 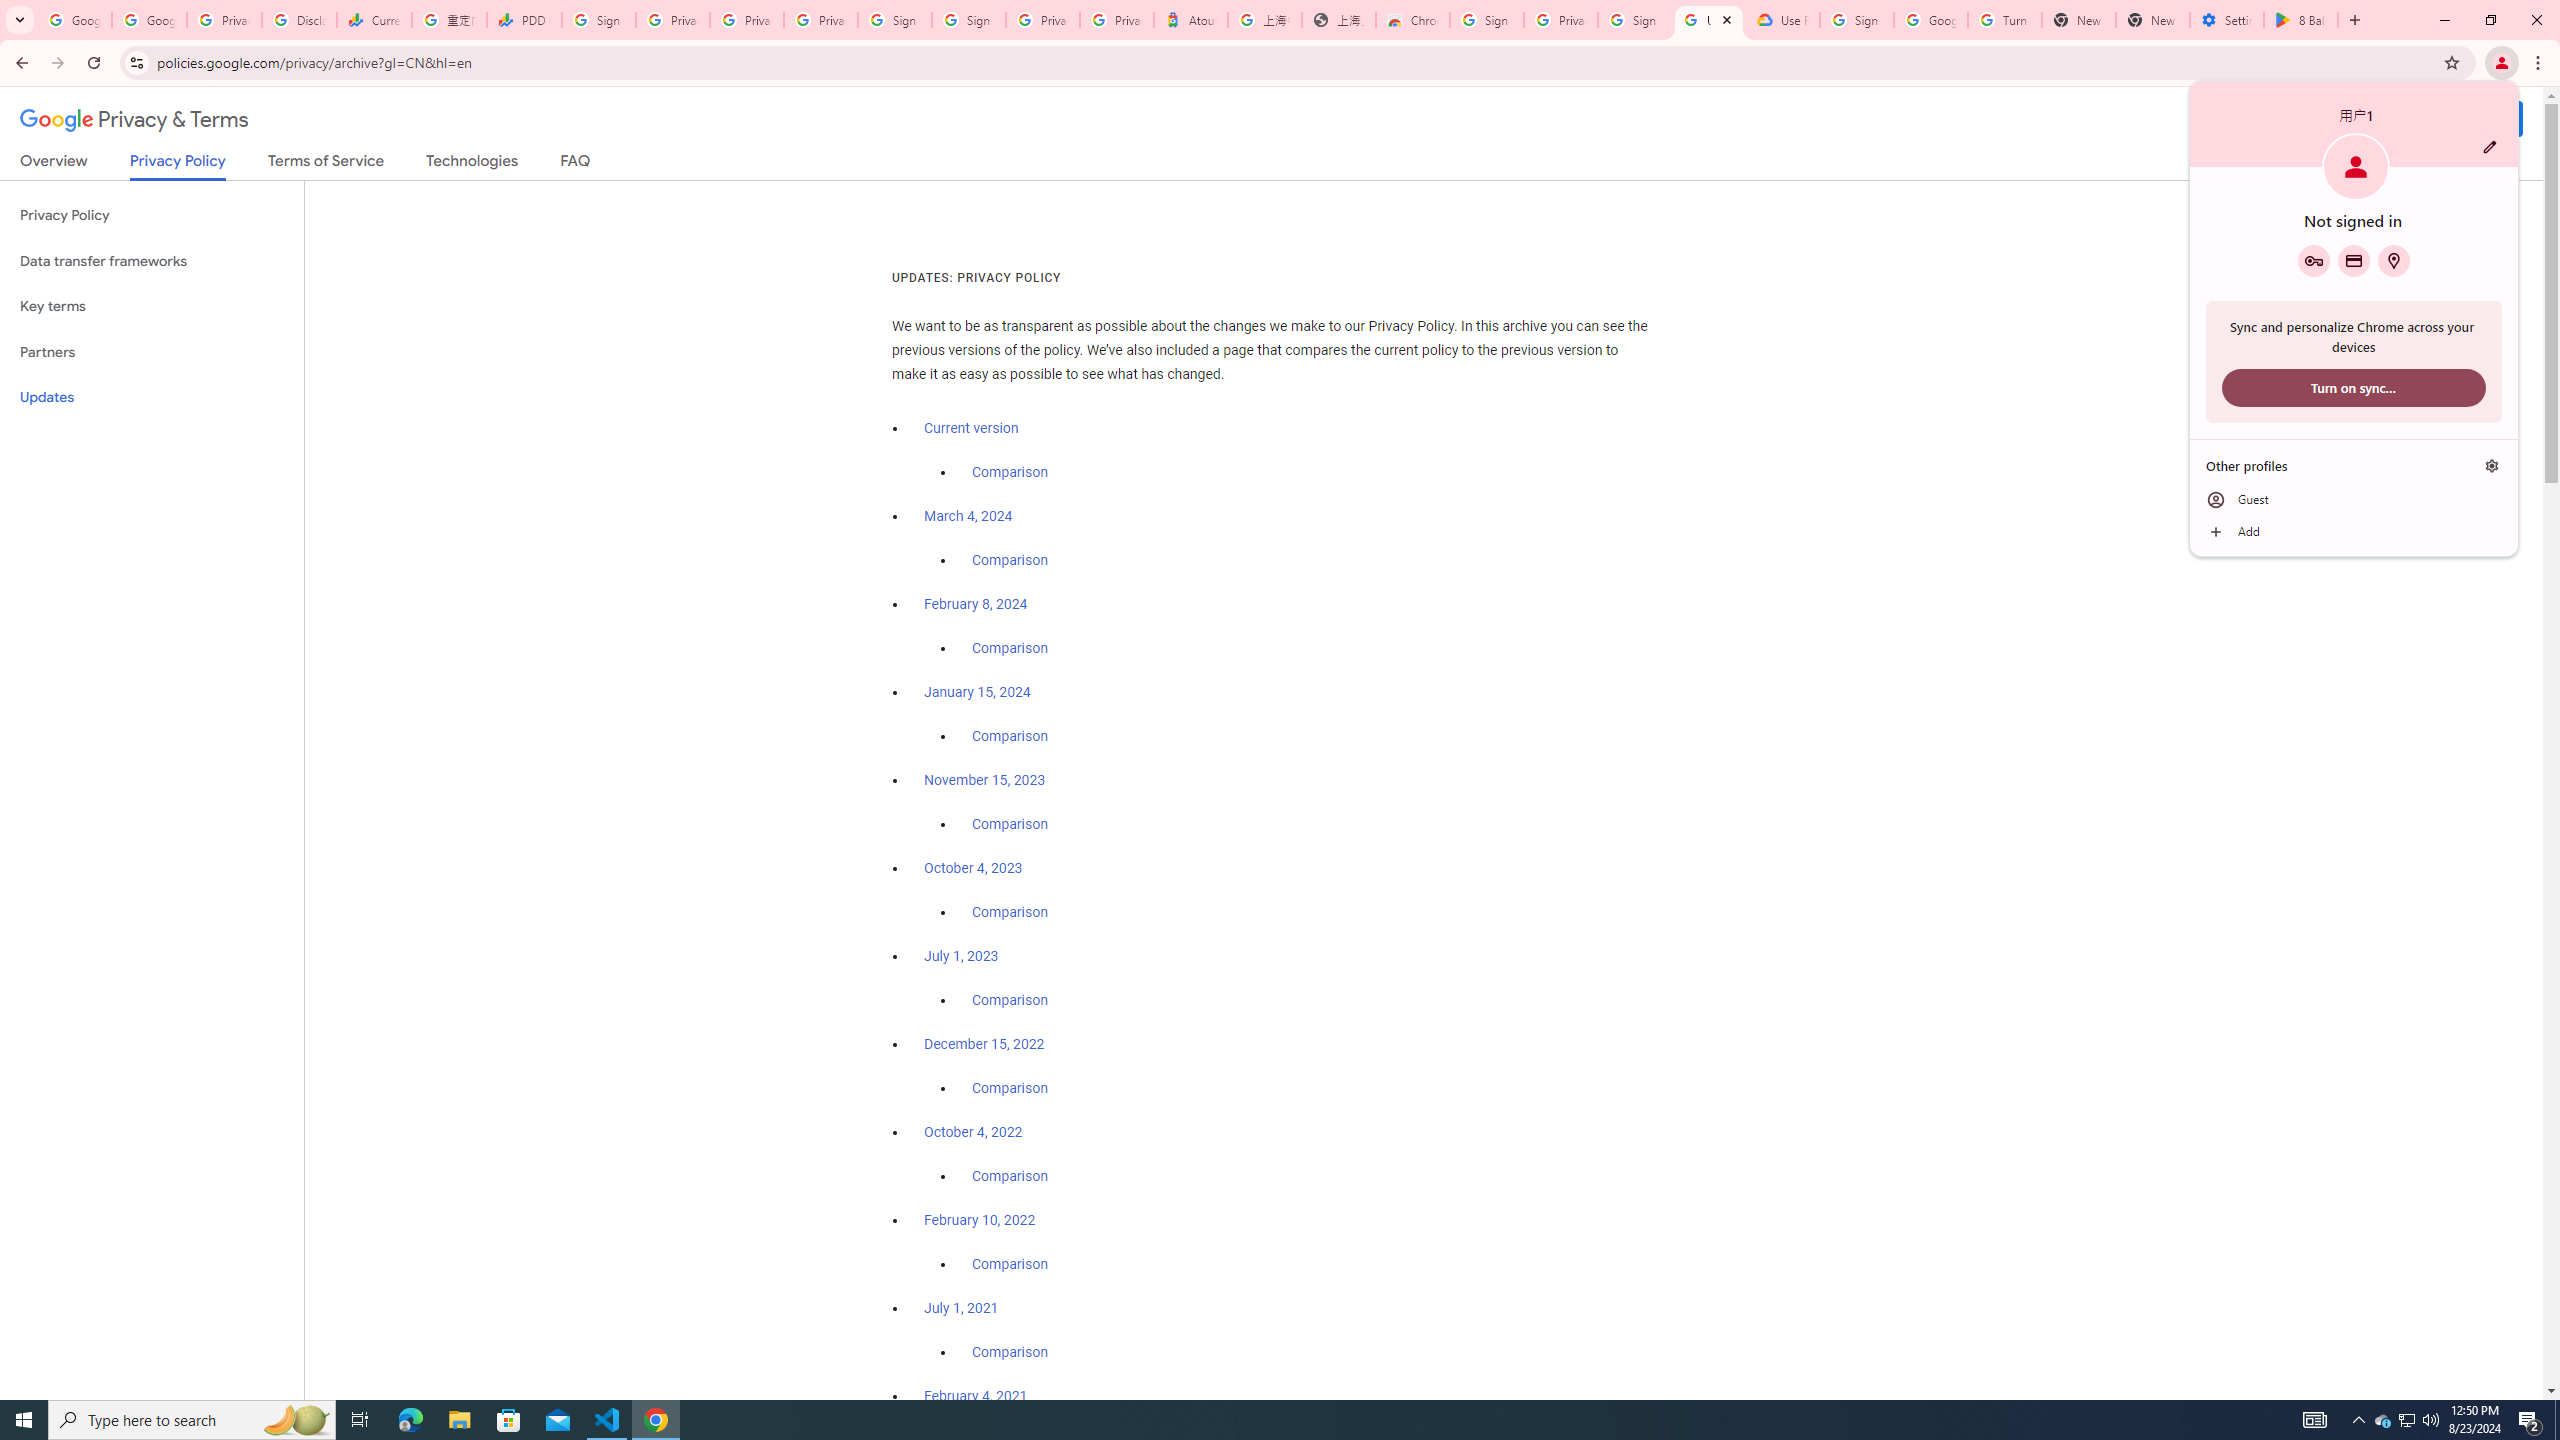 What do you see at coordinates (896, 19) in the screenshot?
I see `'Sign in - Google Accounts'` at bounding box center [896, 19].